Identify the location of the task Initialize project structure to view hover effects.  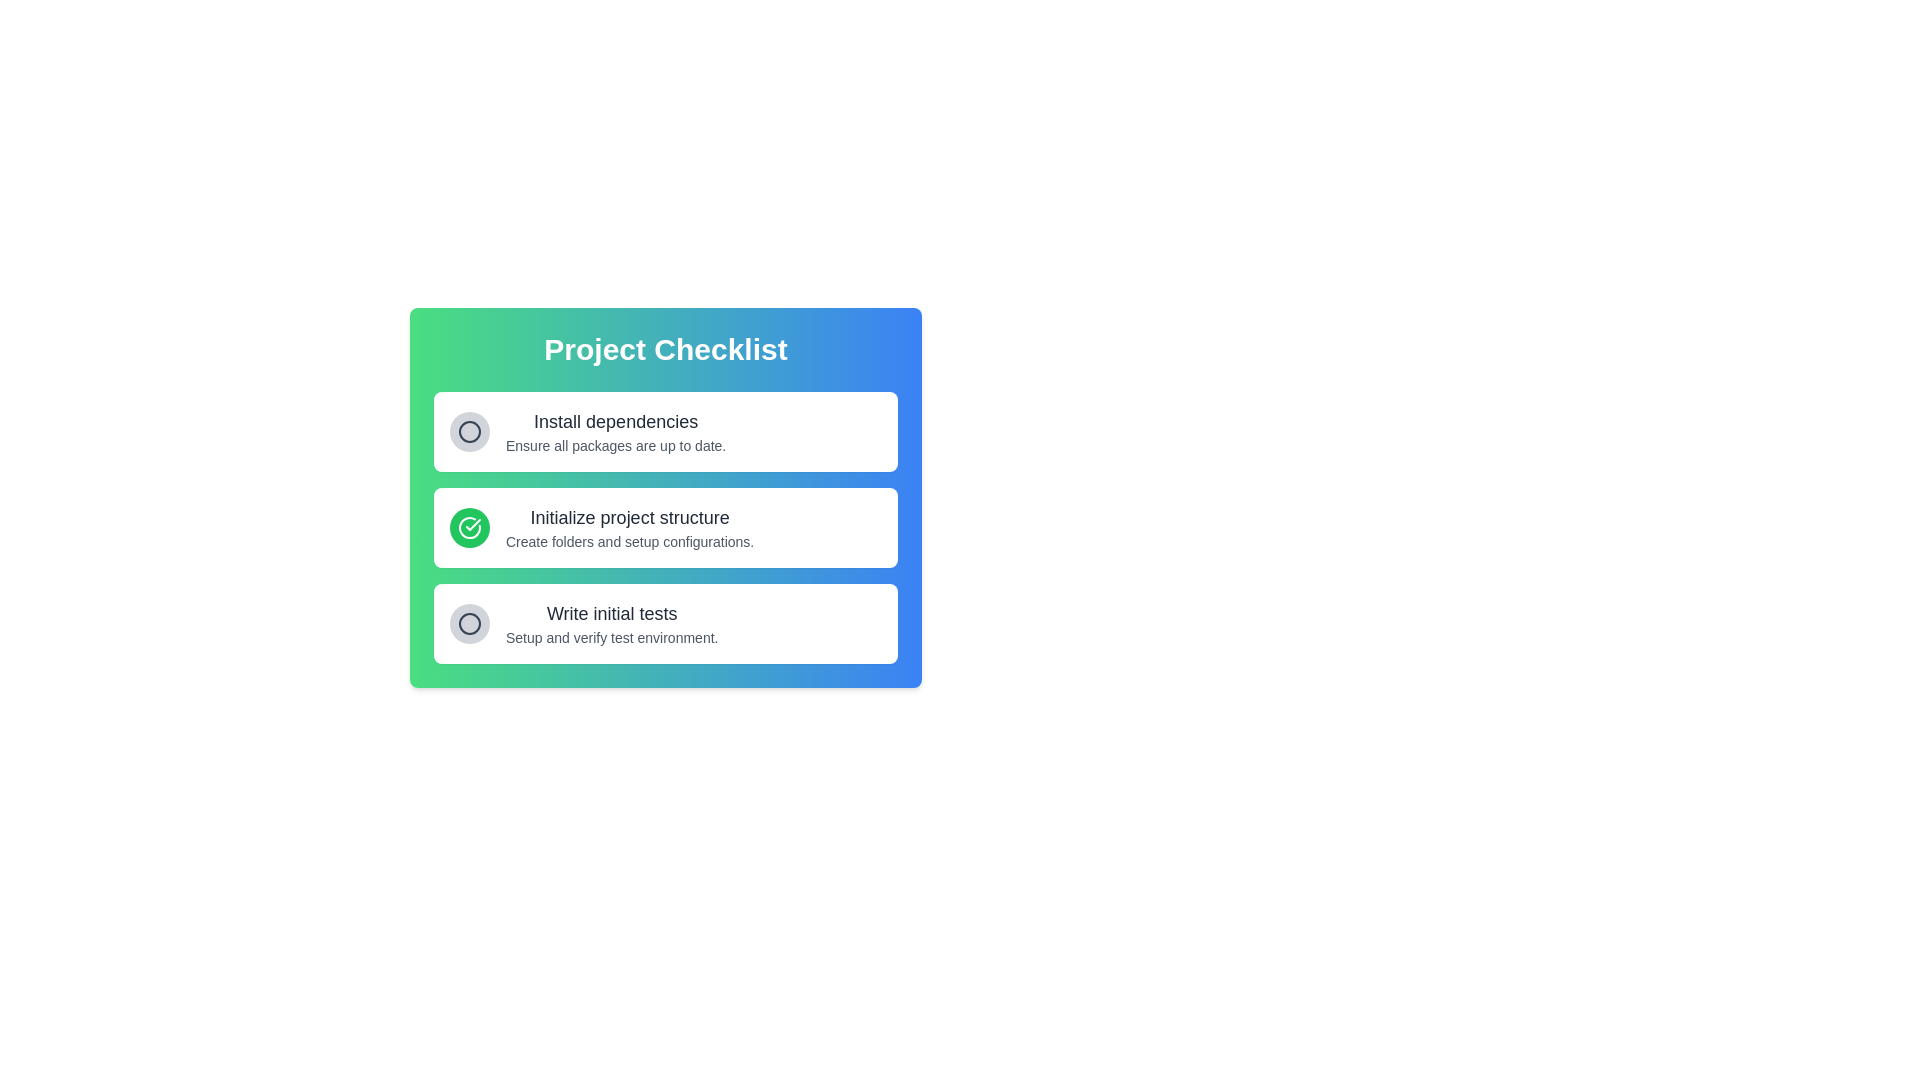
(628, 527).